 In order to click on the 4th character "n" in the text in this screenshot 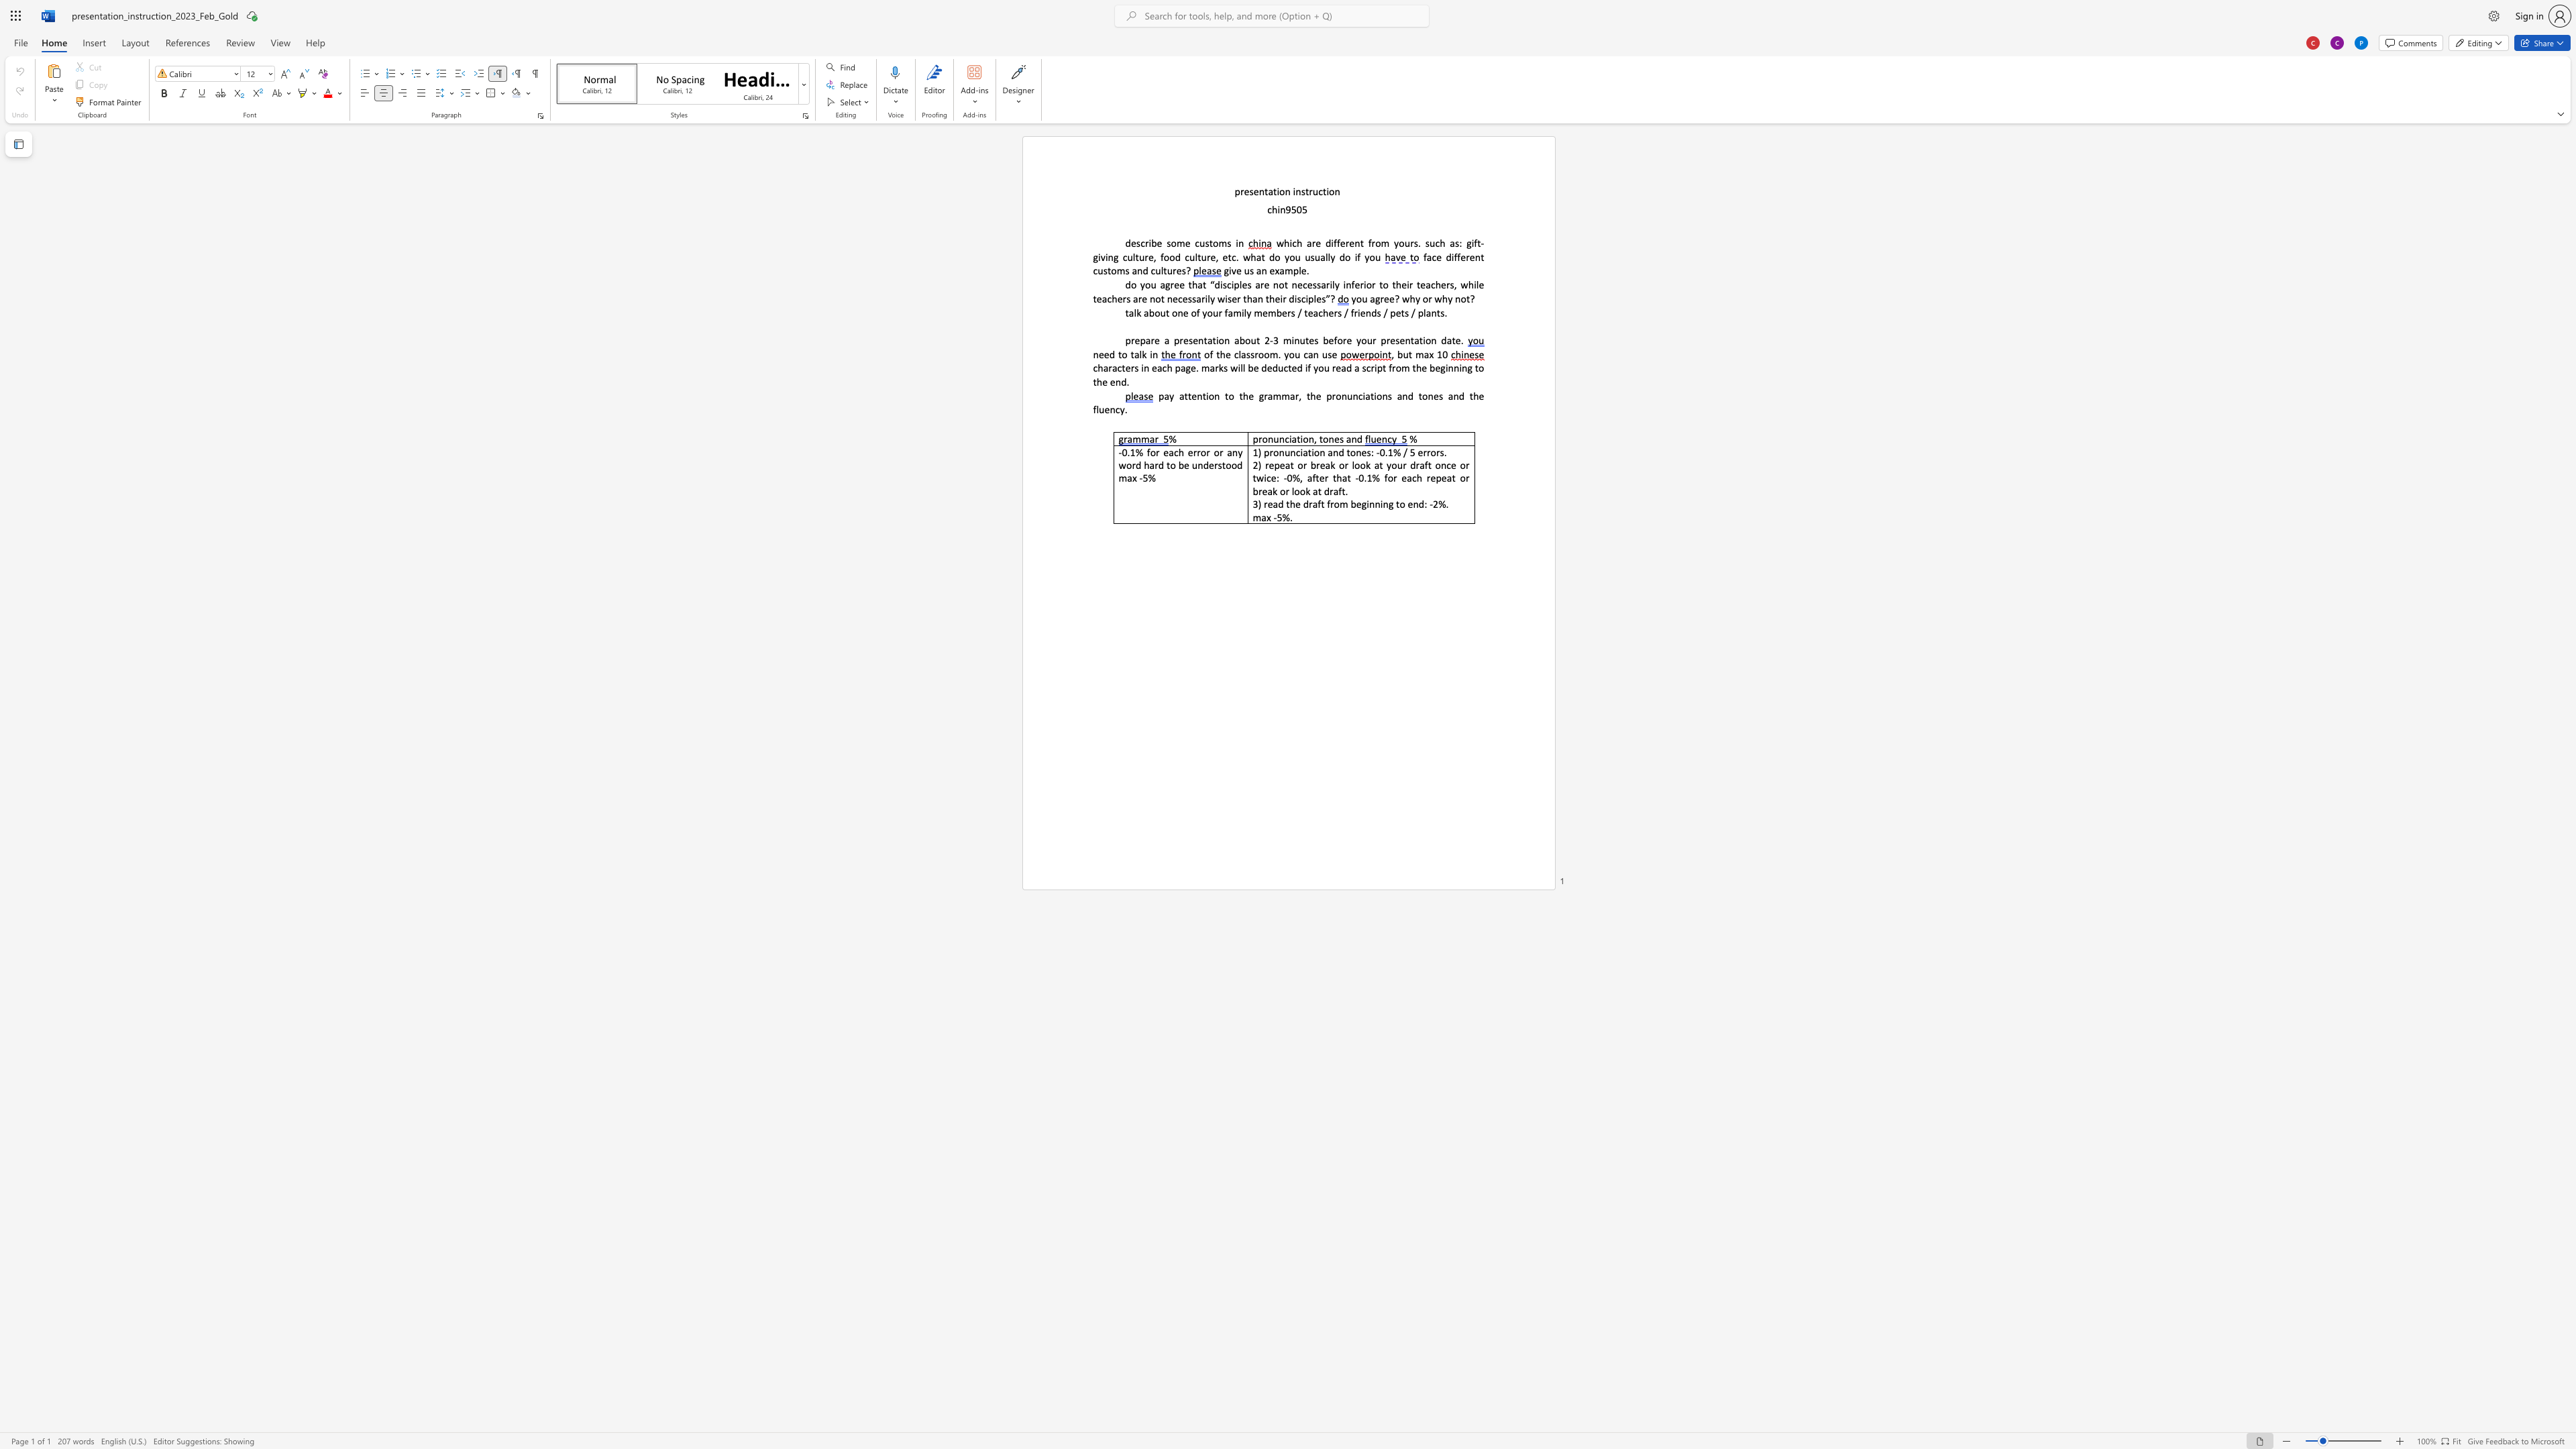, I will do `click(1336, 191)`.